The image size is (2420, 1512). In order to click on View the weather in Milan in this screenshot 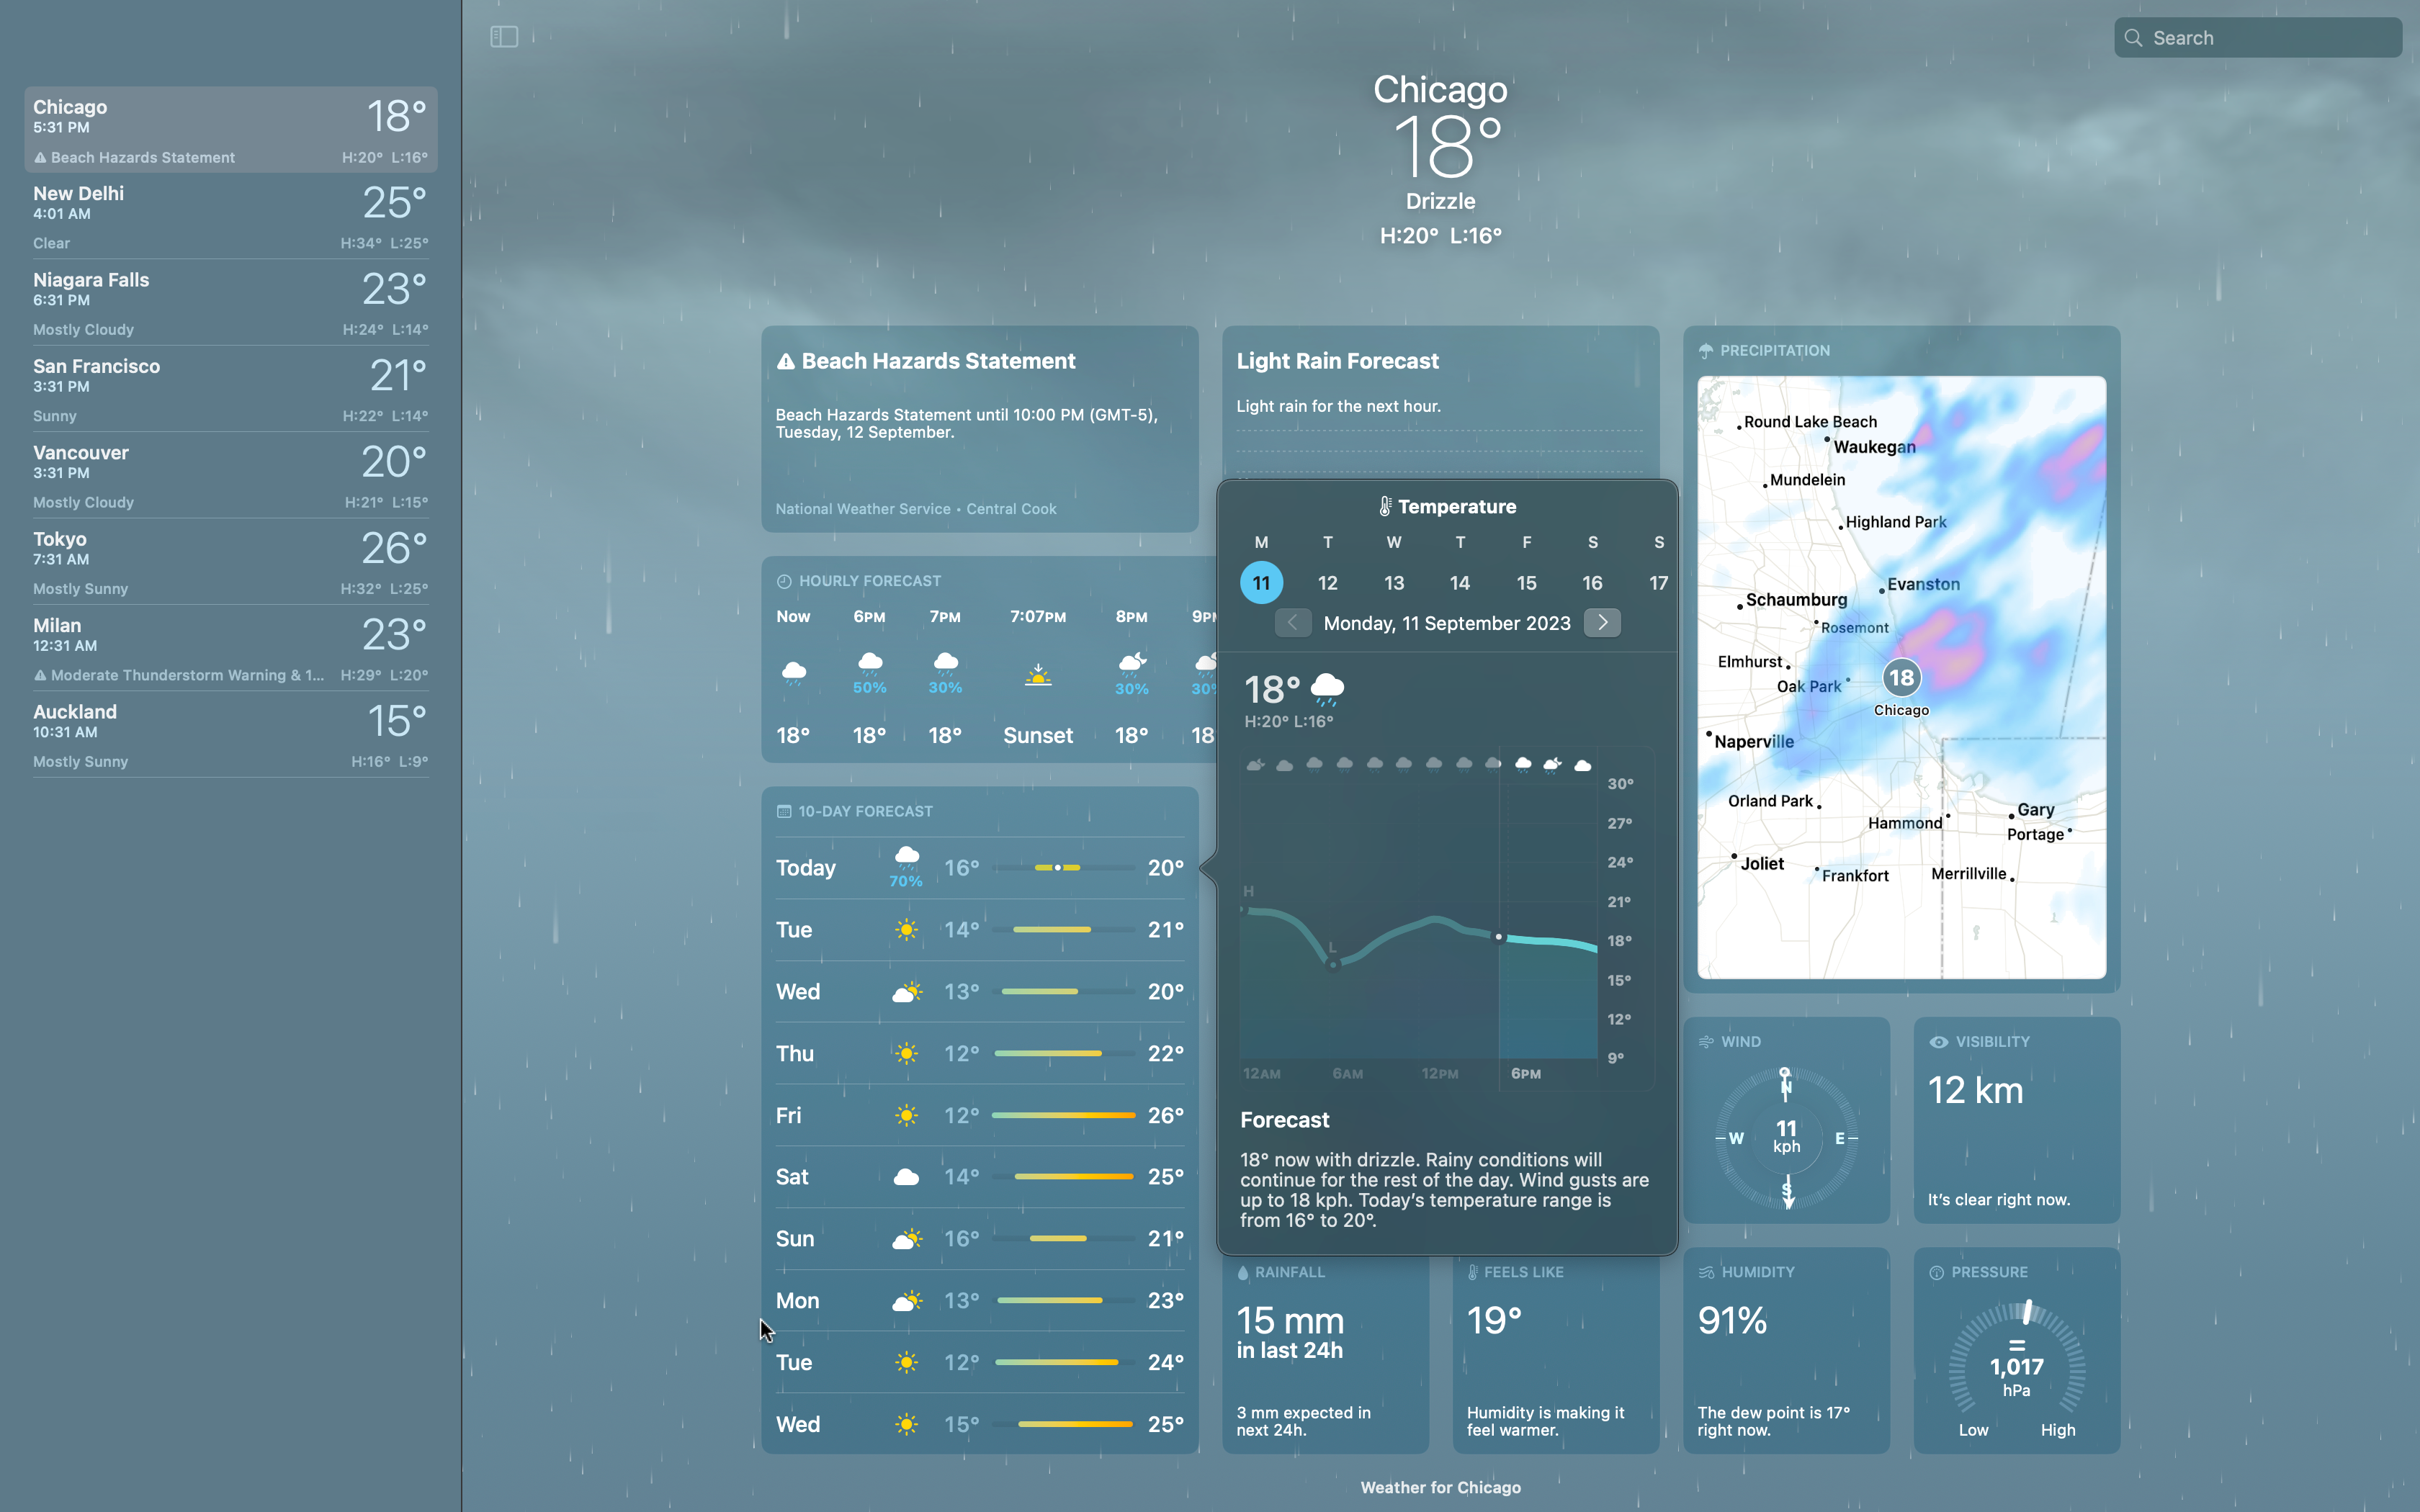, I will do `click(228, 647)`.